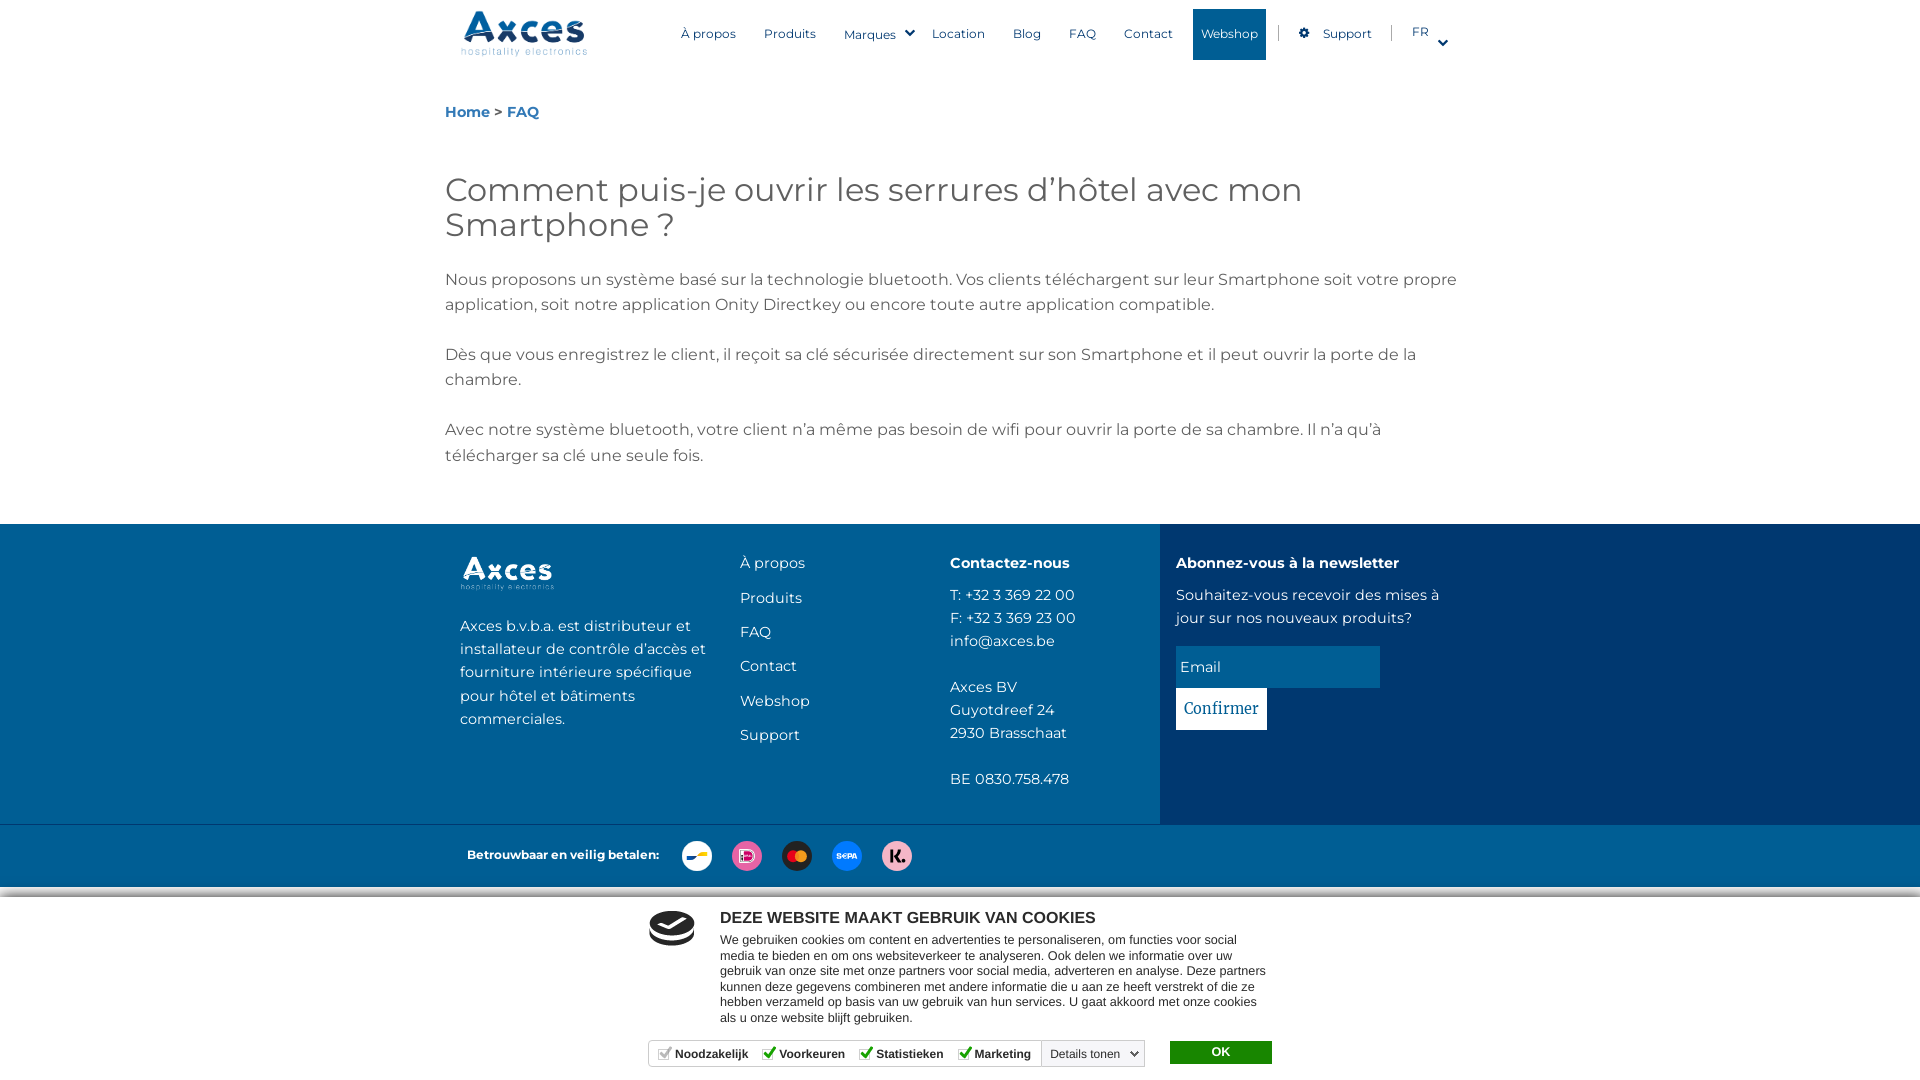 The width and height of the screenshot is (1920, 1080). Describe the element at coordinates (926, 907) in the screenshot. I see `'Termes et conditions'` at that location.